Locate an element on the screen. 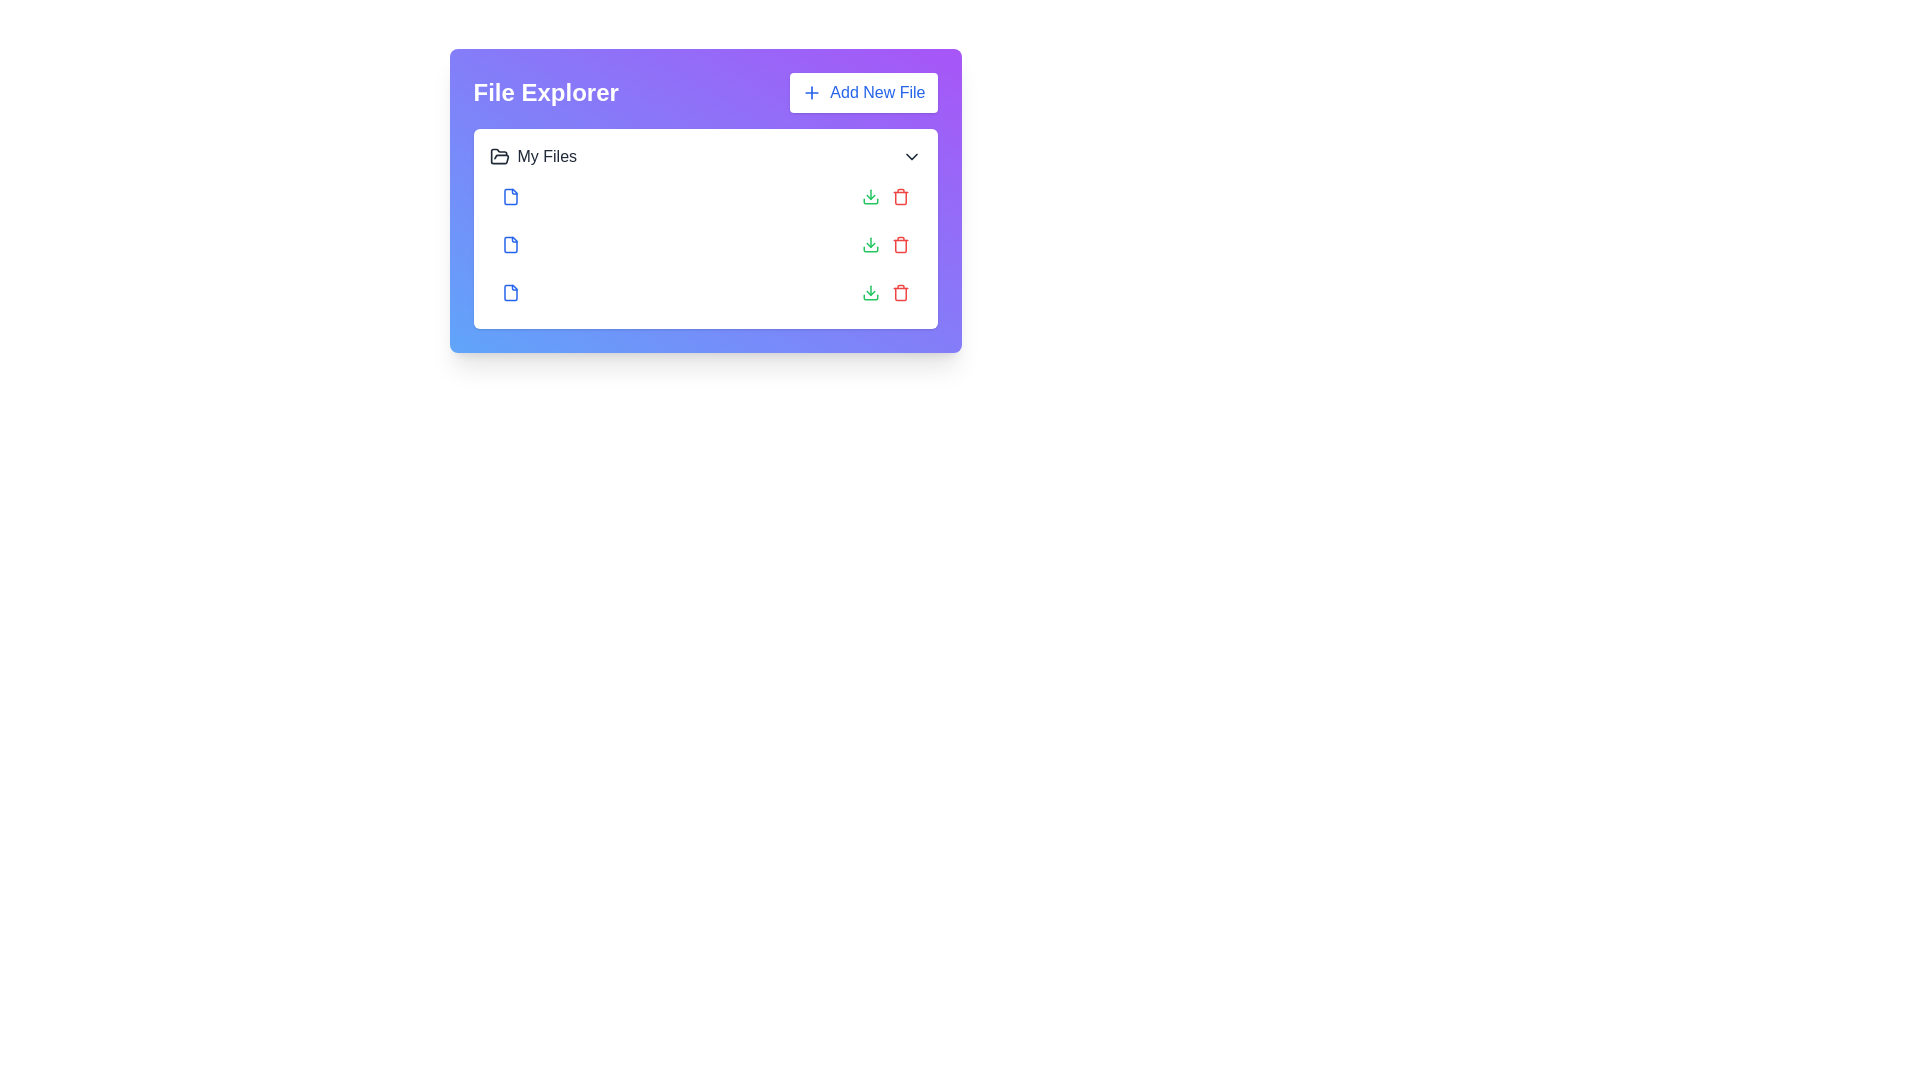 This screenshot has width=1920, height=1080. the trash bin icon button located on the right side of an entry in the file list is located at coordinates (899, 196).